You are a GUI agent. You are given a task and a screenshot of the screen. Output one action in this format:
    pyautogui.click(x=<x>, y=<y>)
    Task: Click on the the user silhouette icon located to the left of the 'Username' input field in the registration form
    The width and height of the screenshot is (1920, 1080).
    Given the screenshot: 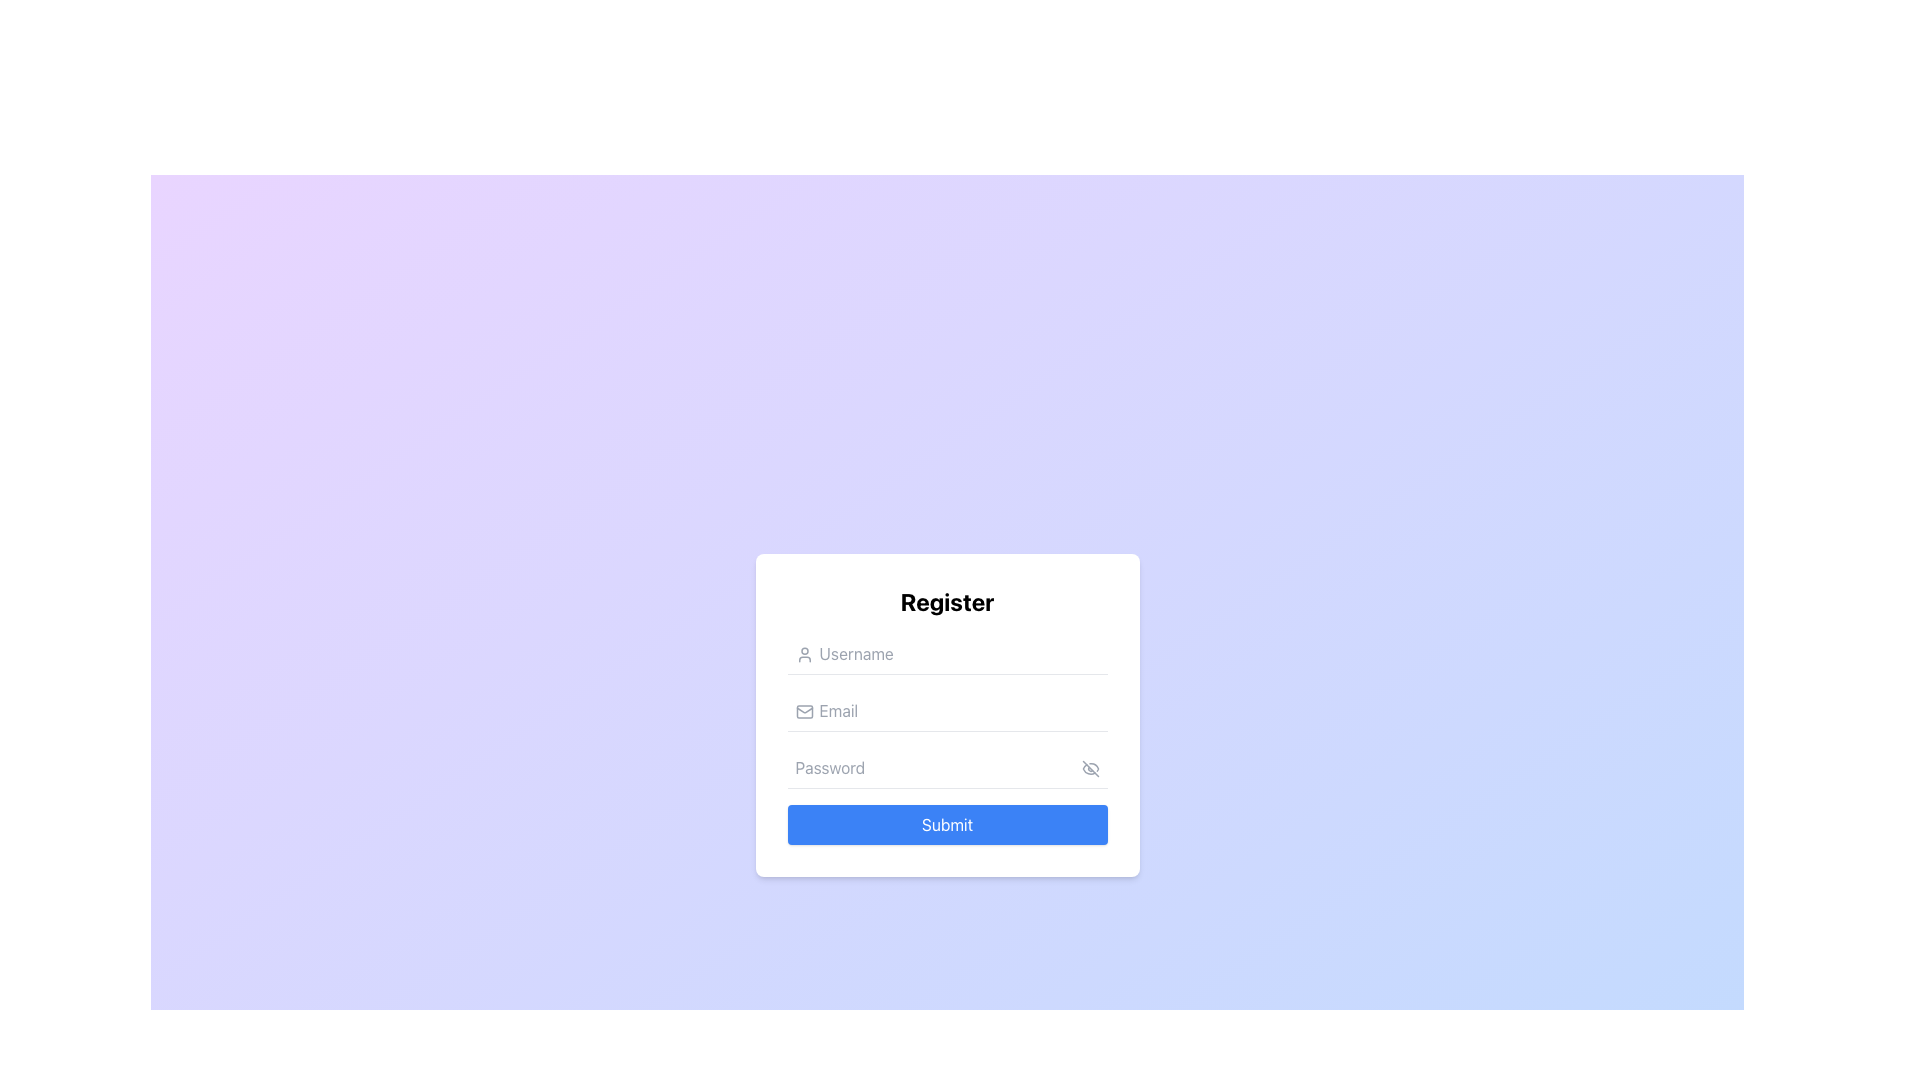 What is the action you would take?
    pyautogui.click(x=804, y=654)
    